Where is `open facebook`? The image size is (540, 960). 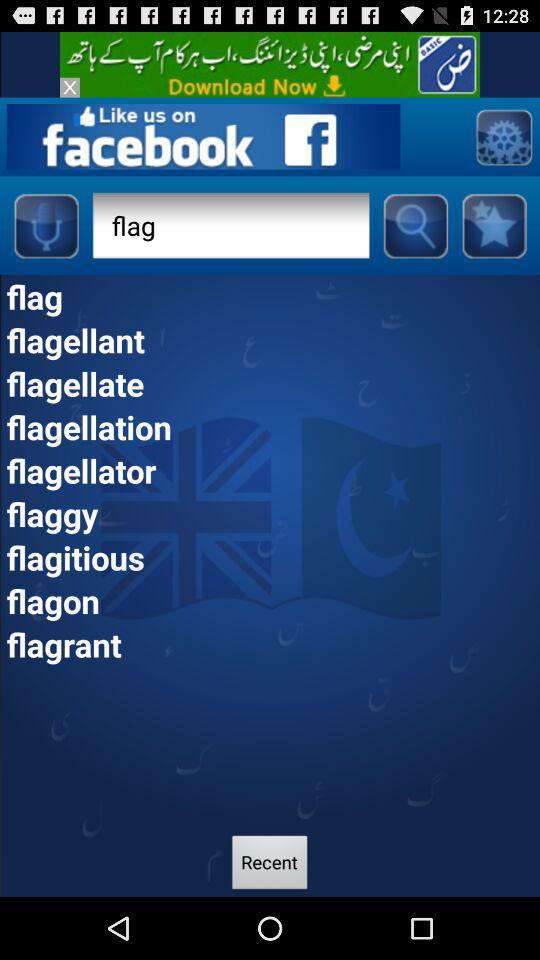
open facebook is located at coordinates (202, 135).